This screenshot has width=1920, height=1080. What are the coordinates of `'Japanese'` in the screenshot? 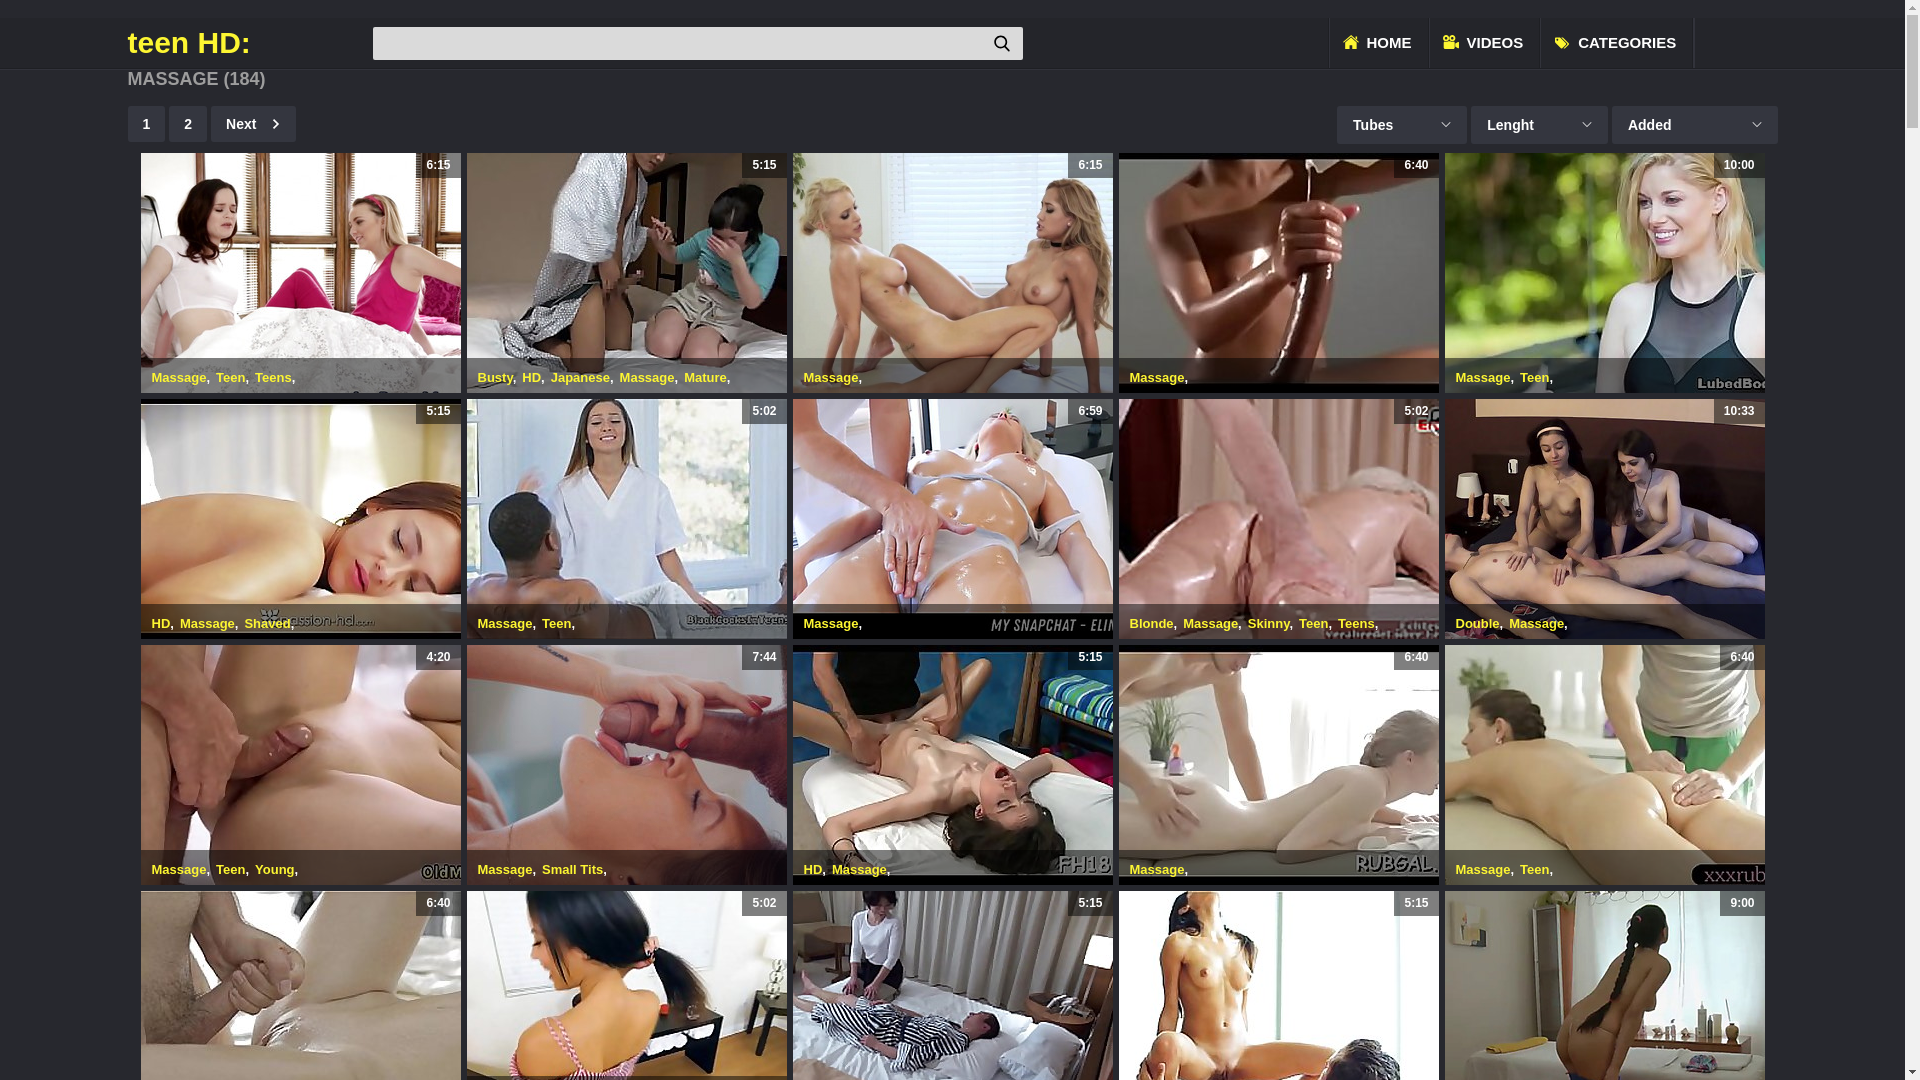 It's located at (579, 377).